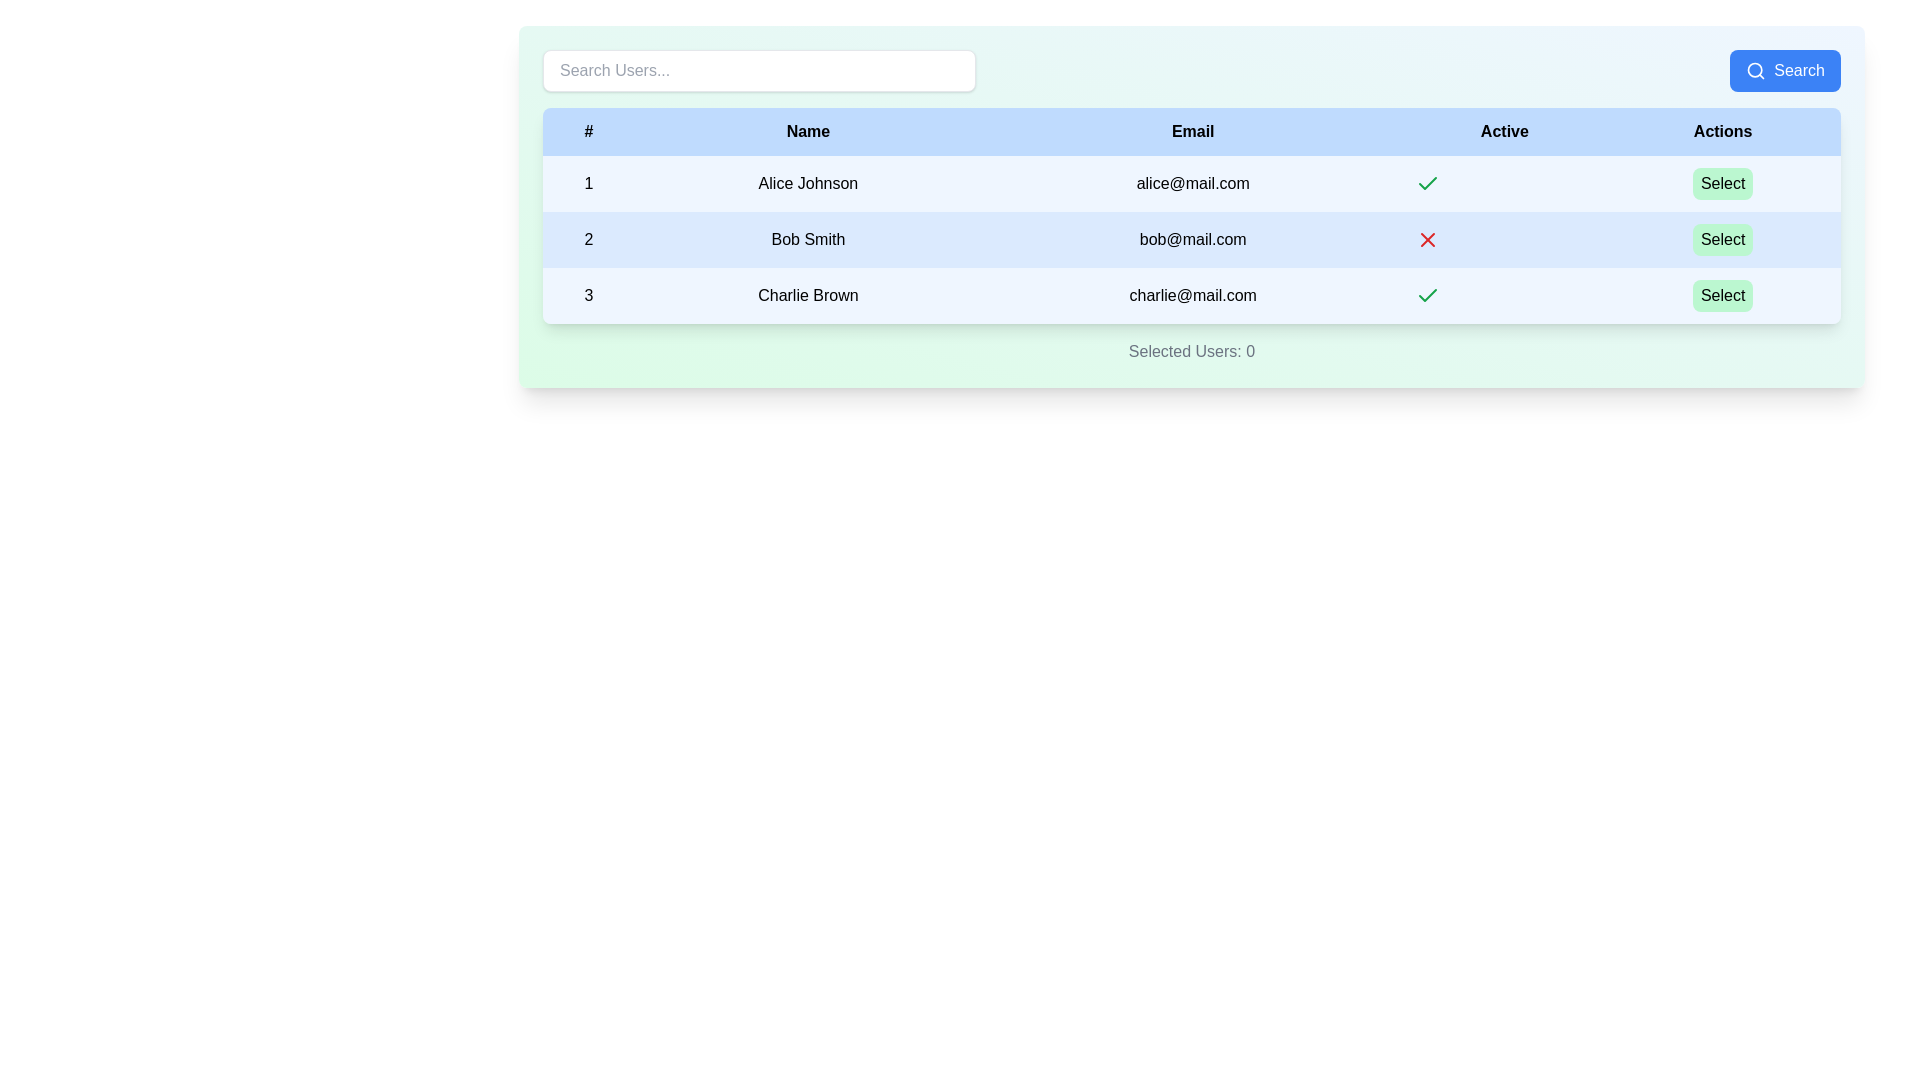  I want to click on the second 'Select' button in the 'Actions' column of the table, so click(1722, 238).